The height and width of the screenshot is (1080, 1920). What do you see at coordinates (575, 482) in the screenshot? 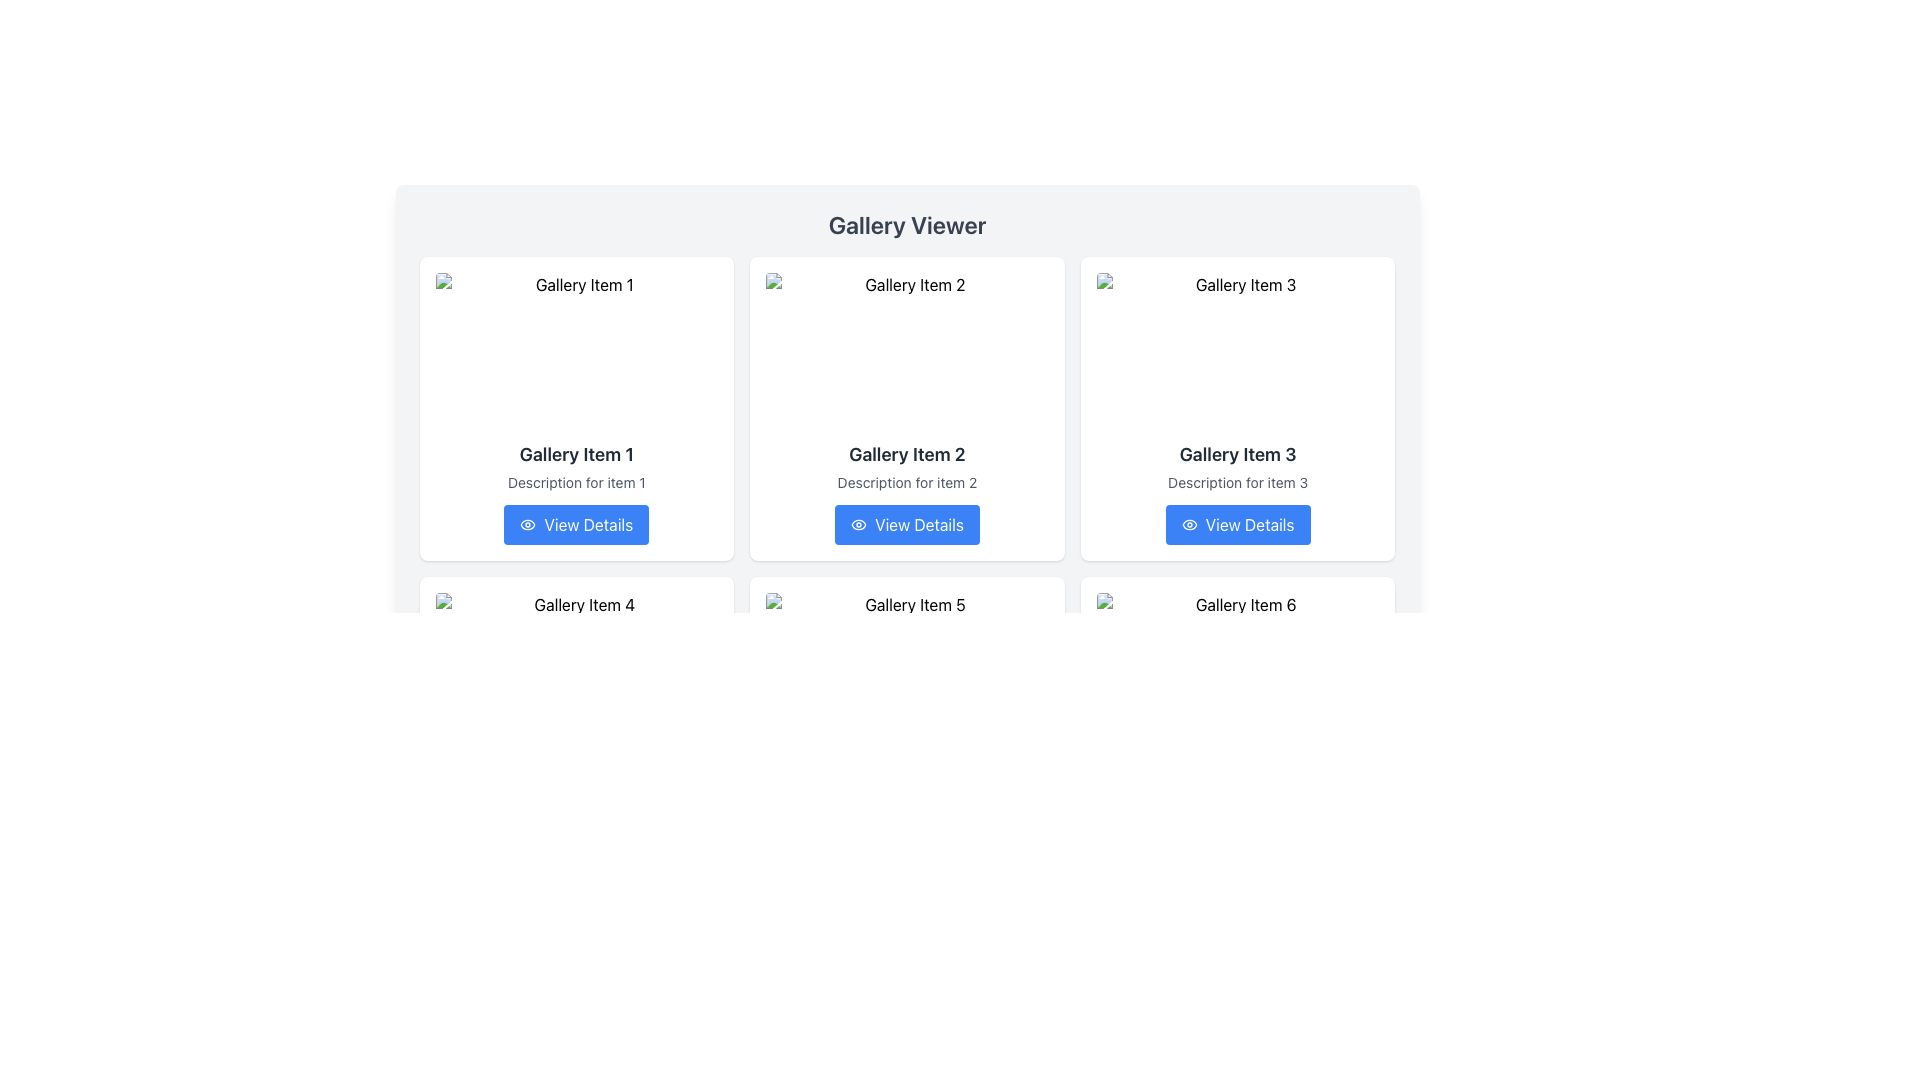
I see `the descriptive text element that provides additional context about 'Gallery Item 1', located below the title and above the 'View Details' button` at bounding box center [575, 482].